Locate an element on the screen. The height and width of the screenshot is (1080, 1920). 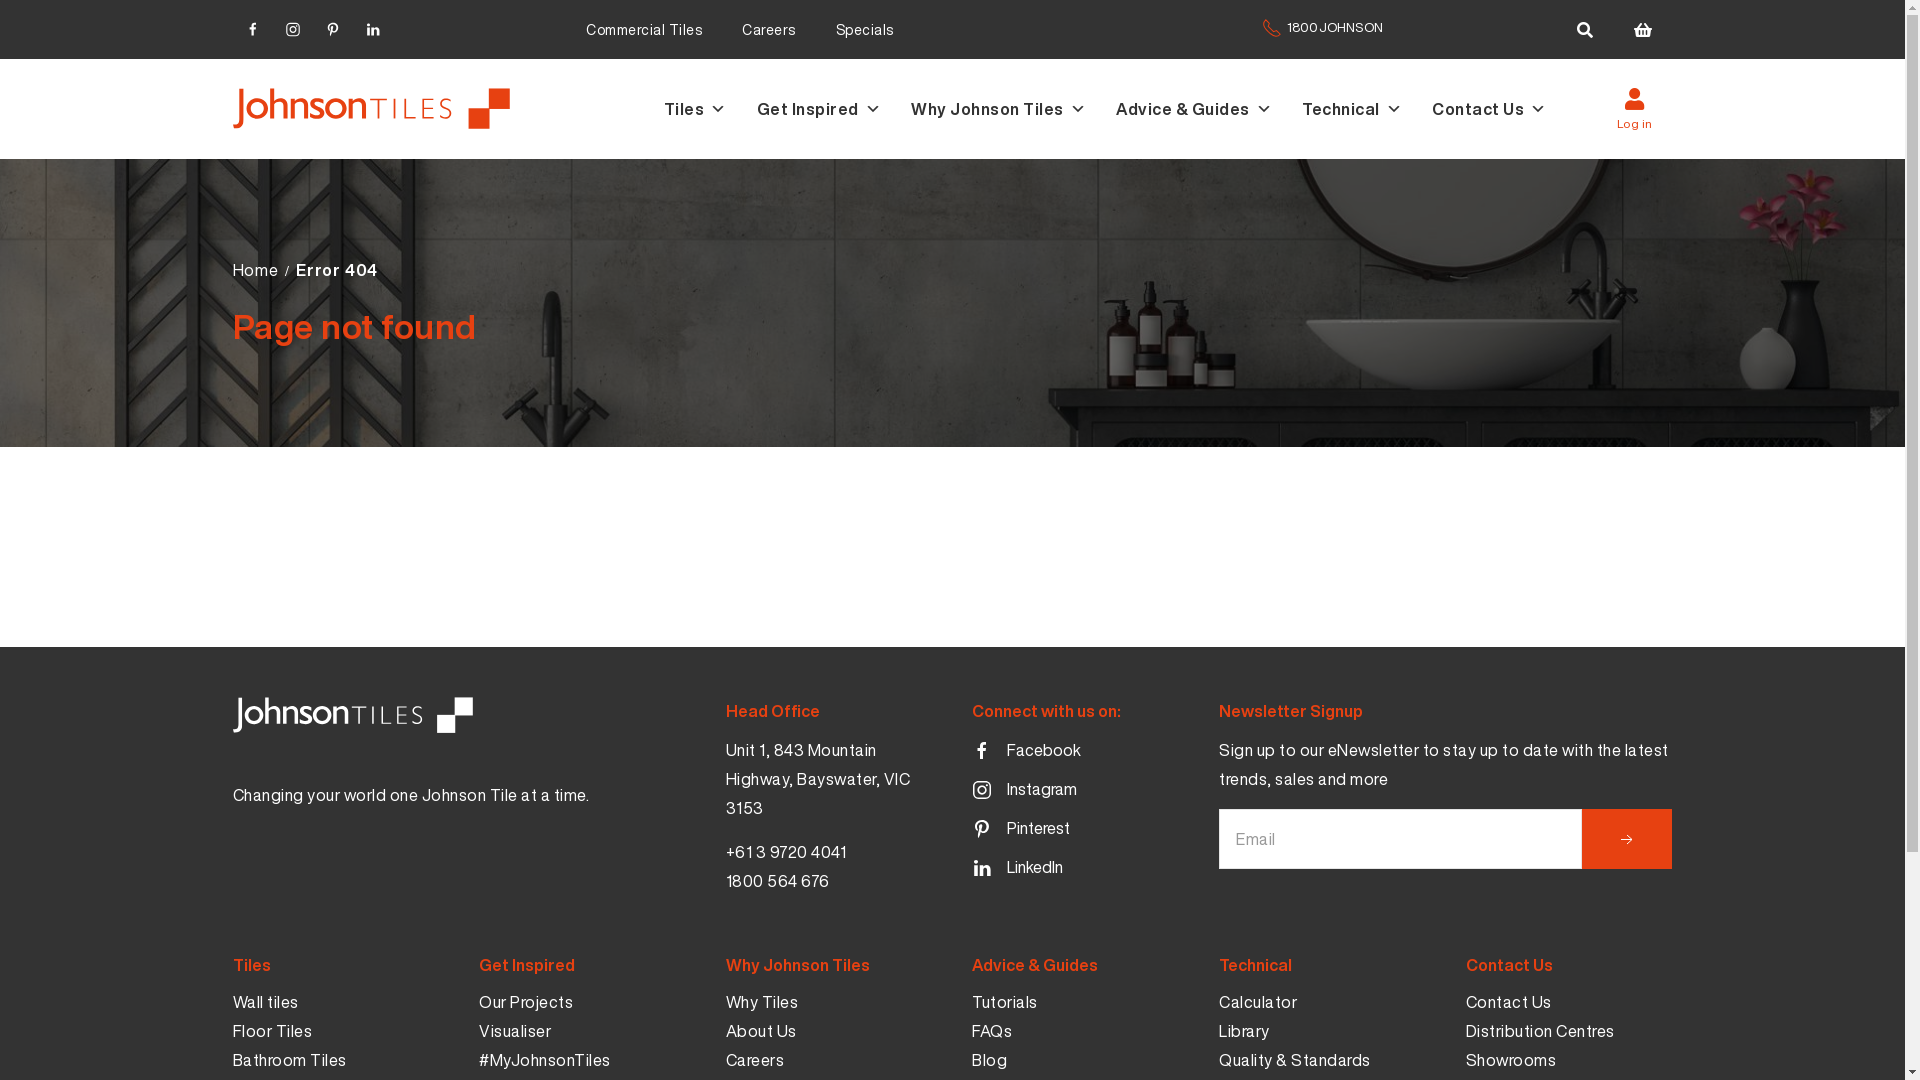
'Specials' is located at coordinates (864, 29).